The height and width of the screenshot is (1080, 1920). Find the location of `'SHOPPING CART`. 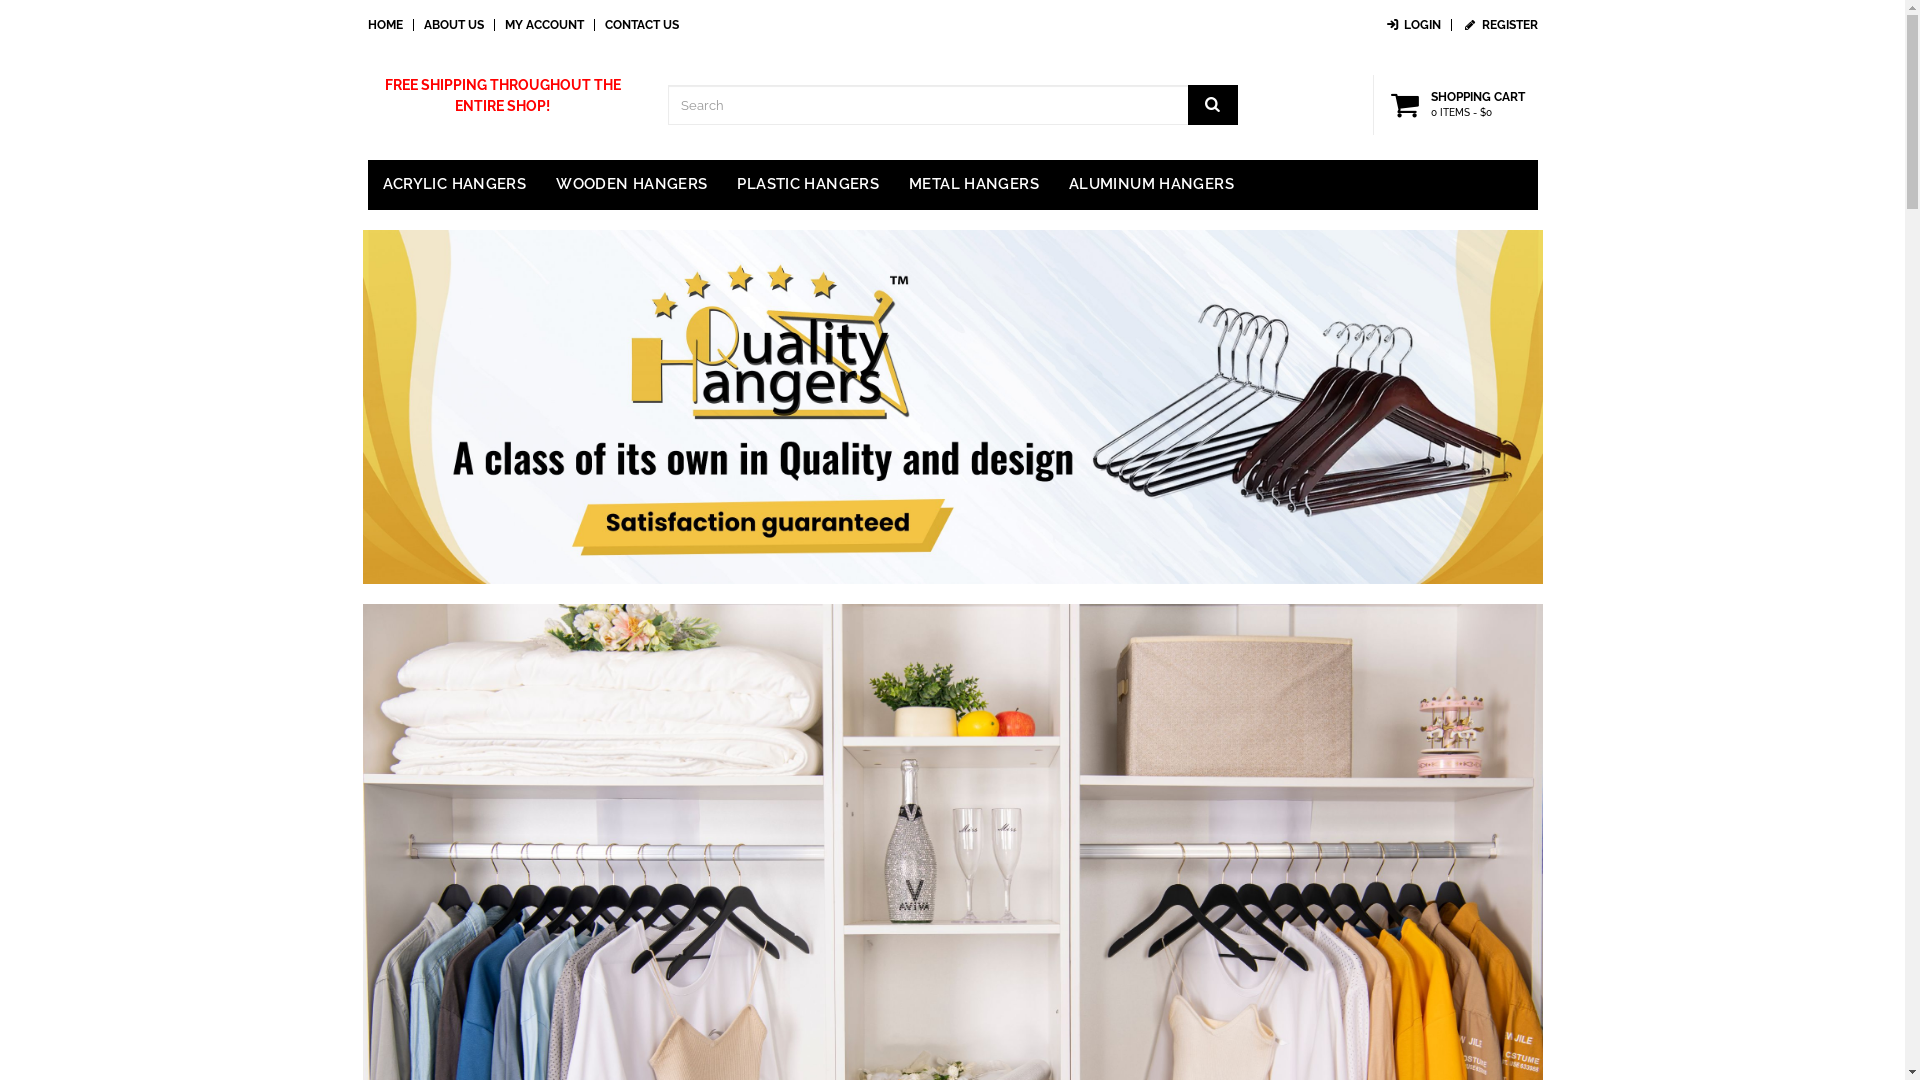

'SHOPPING CART is located at coordinates (1460, 104).